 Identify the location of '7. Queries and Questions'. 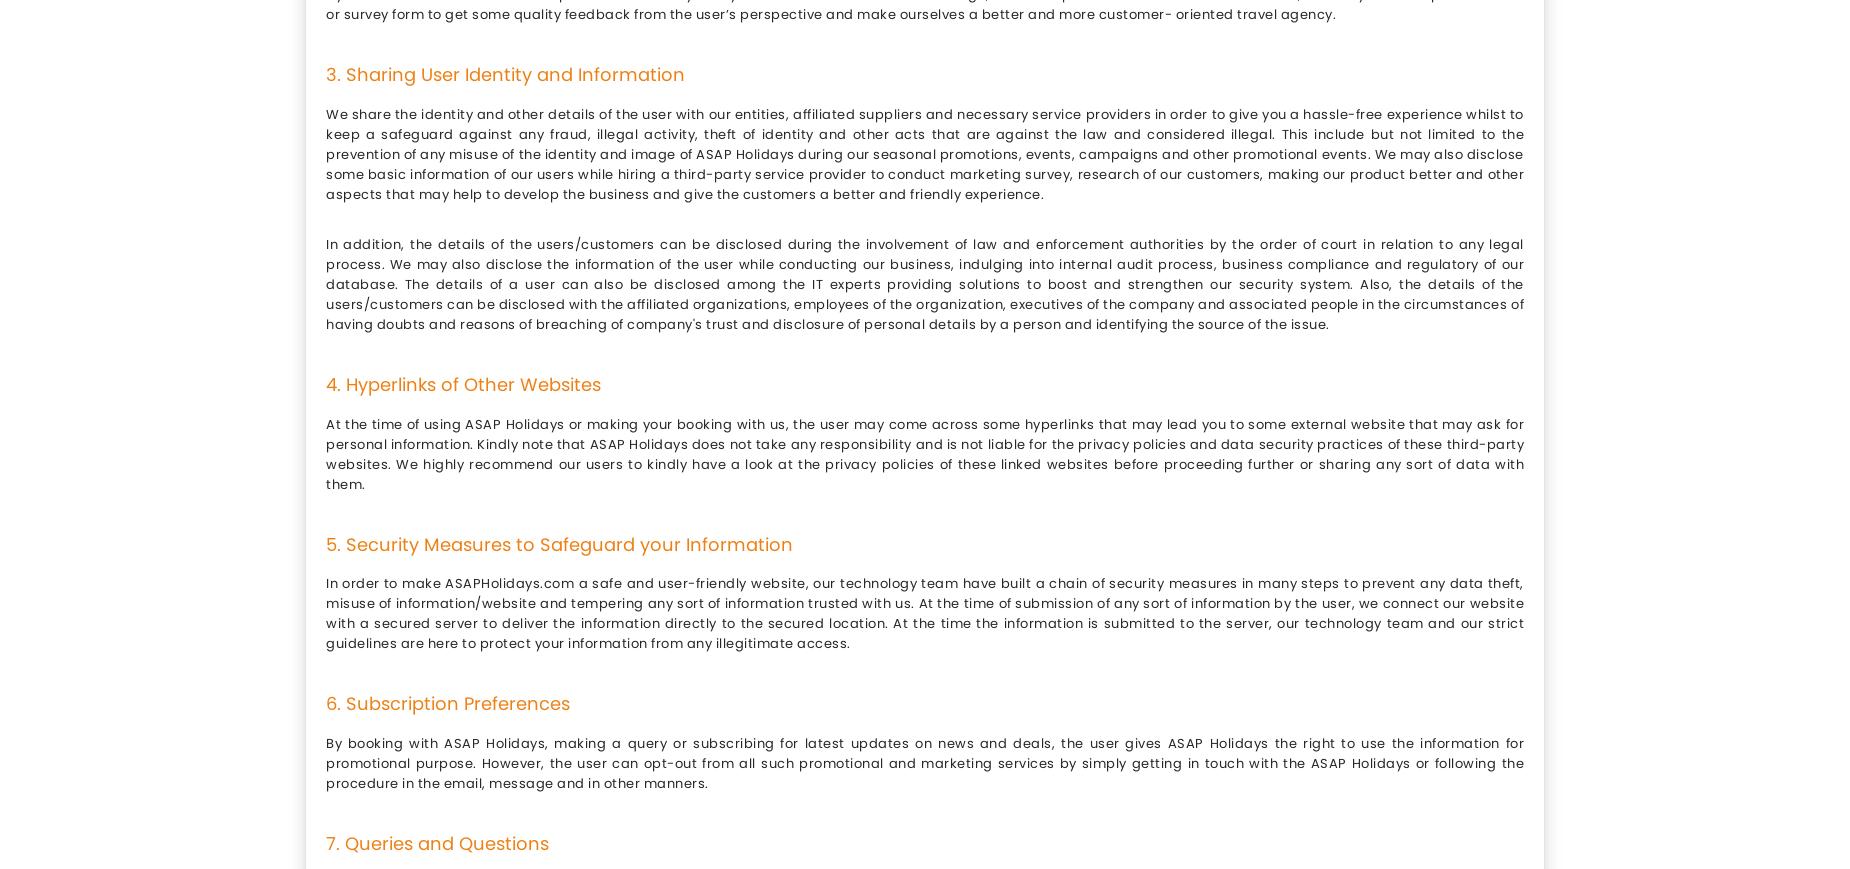
(436, 843).